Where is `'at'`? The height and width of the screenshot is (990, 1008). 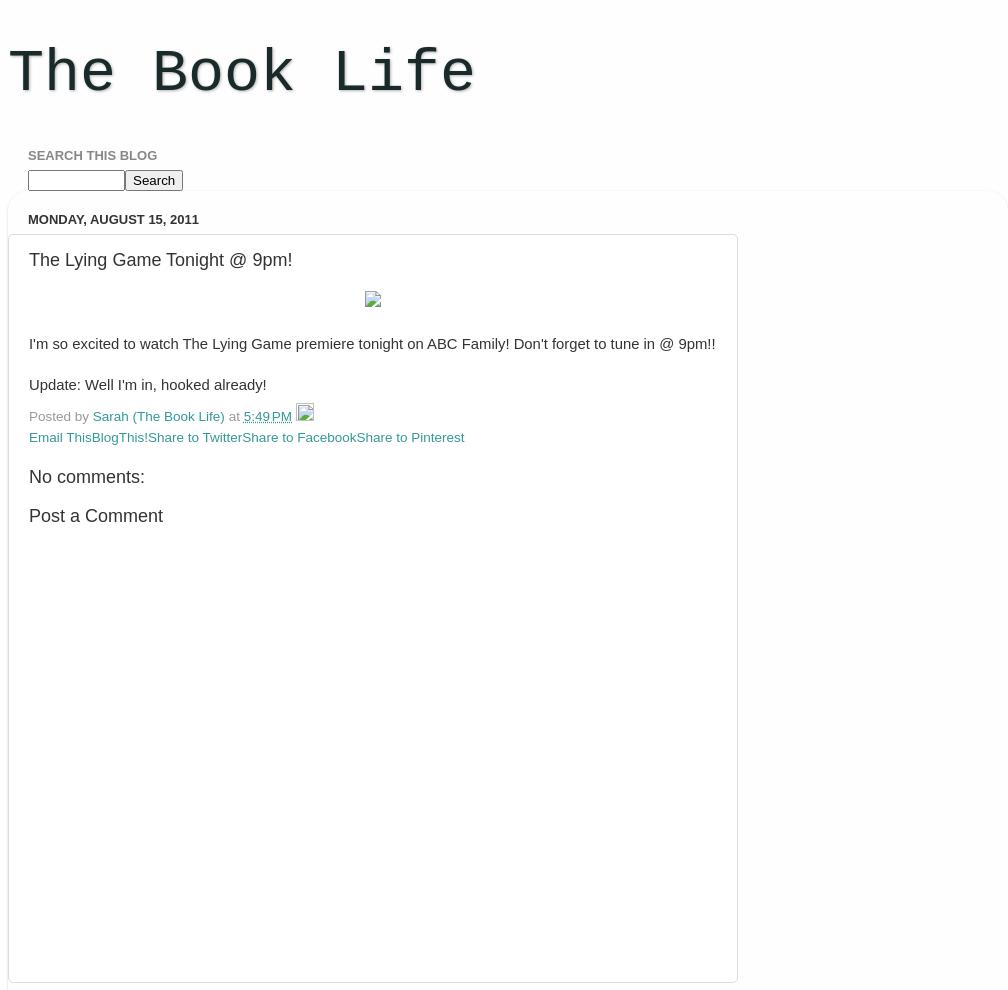
'at' is located at coordinates (235, 414).